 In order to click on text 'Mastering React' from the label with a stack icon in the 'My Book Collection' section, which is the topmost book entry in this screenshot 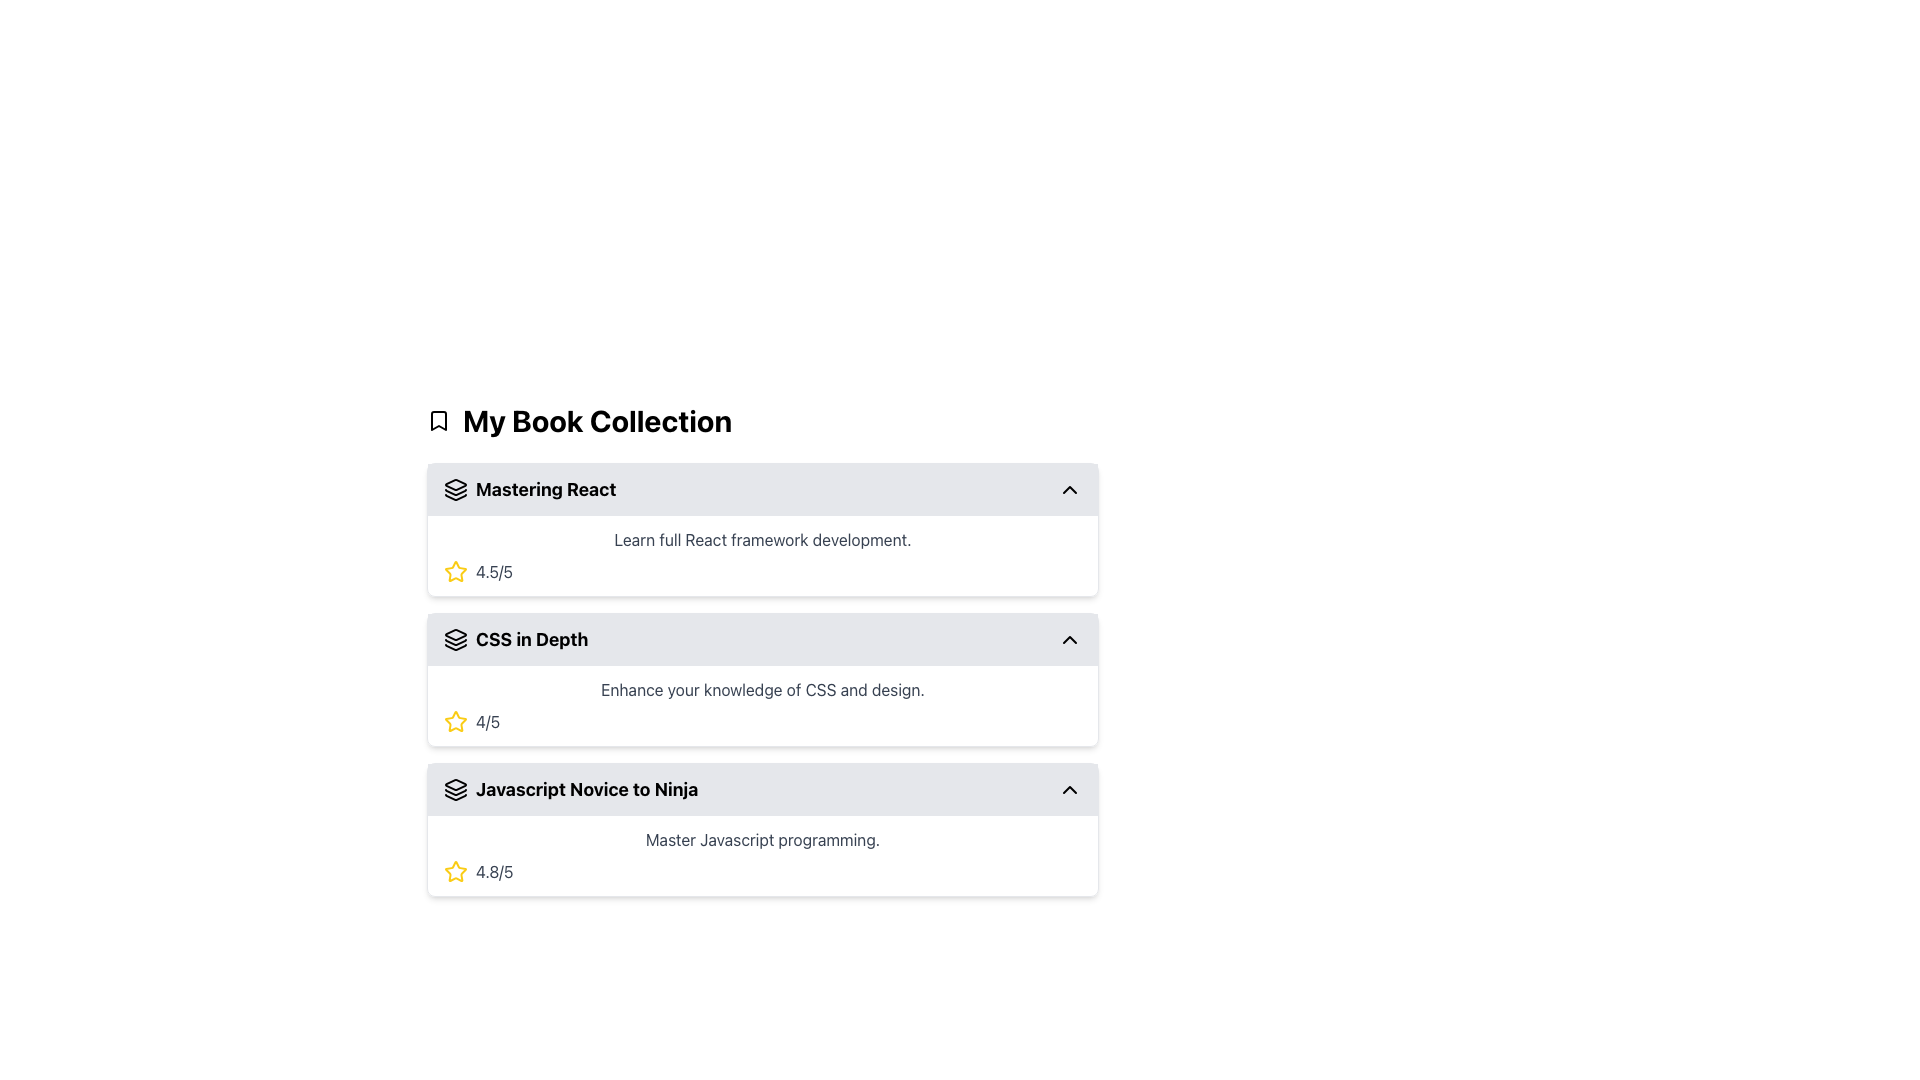, I will do `click(530, 489)`.